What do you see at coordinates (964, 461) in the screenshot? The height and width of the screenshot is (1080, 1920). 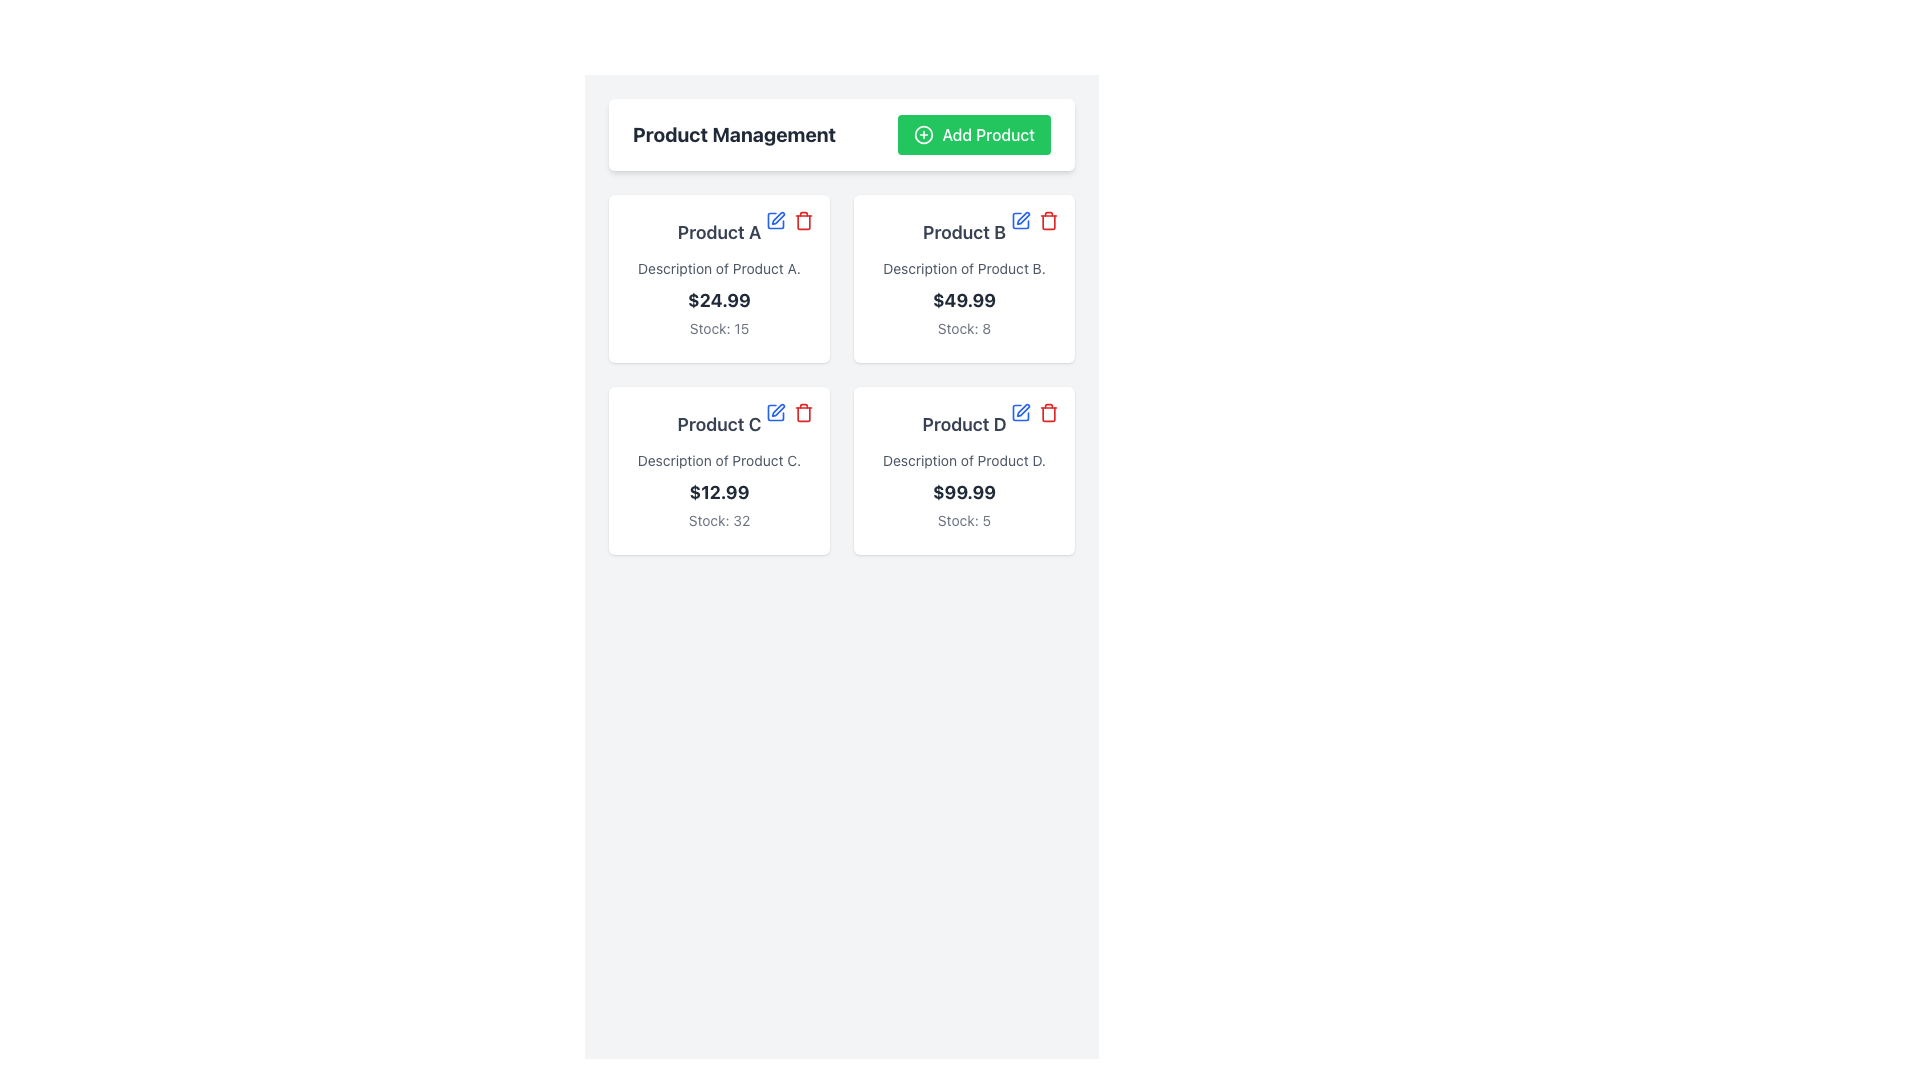 I see `the descriptive text label for Product D, which is positioned below the title 'Product D' and above the price '$99.99'` at bounding box center [964, 461].